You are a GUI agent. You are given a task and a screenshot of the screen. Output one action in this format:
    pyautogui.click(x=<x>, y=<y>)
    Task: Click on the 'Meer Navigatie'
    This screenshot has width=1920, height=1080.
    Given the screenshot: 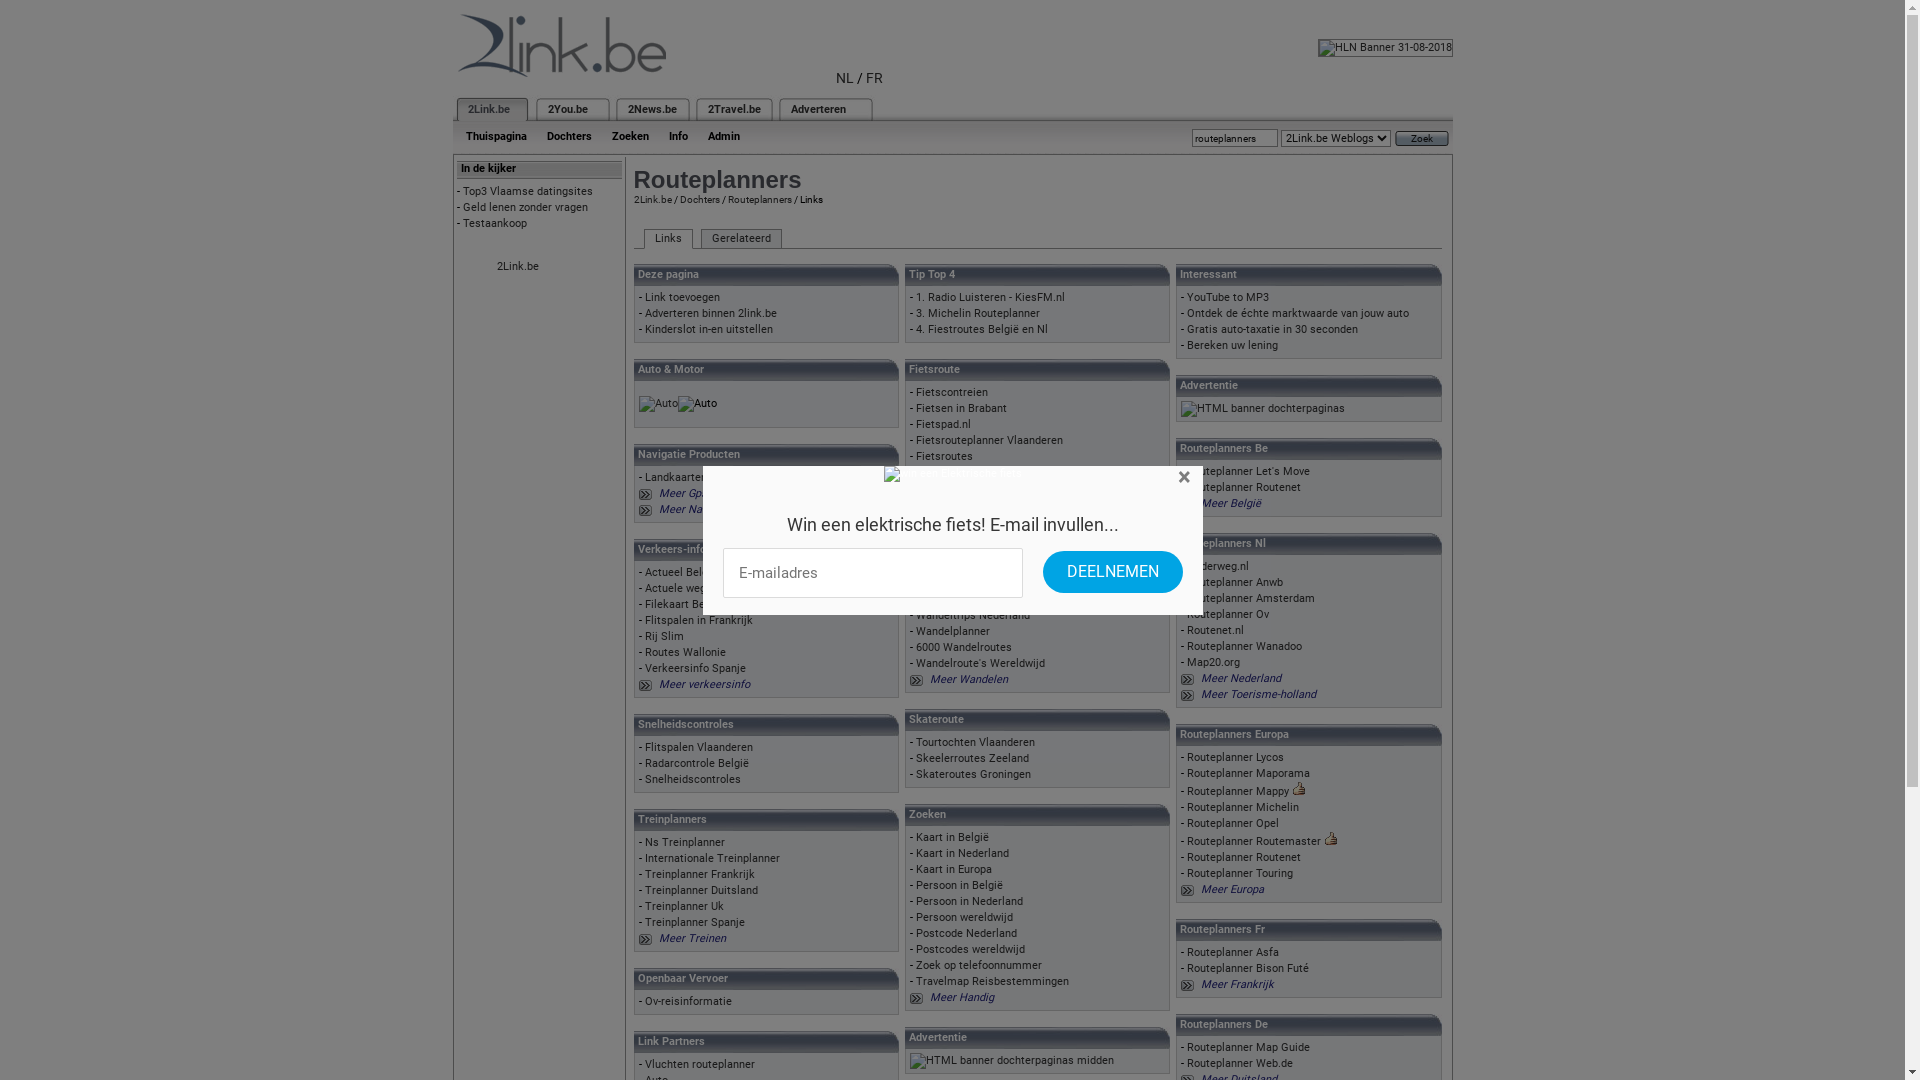 What is the action you would take?
    pyautogui.click(x=657, y=508)
    